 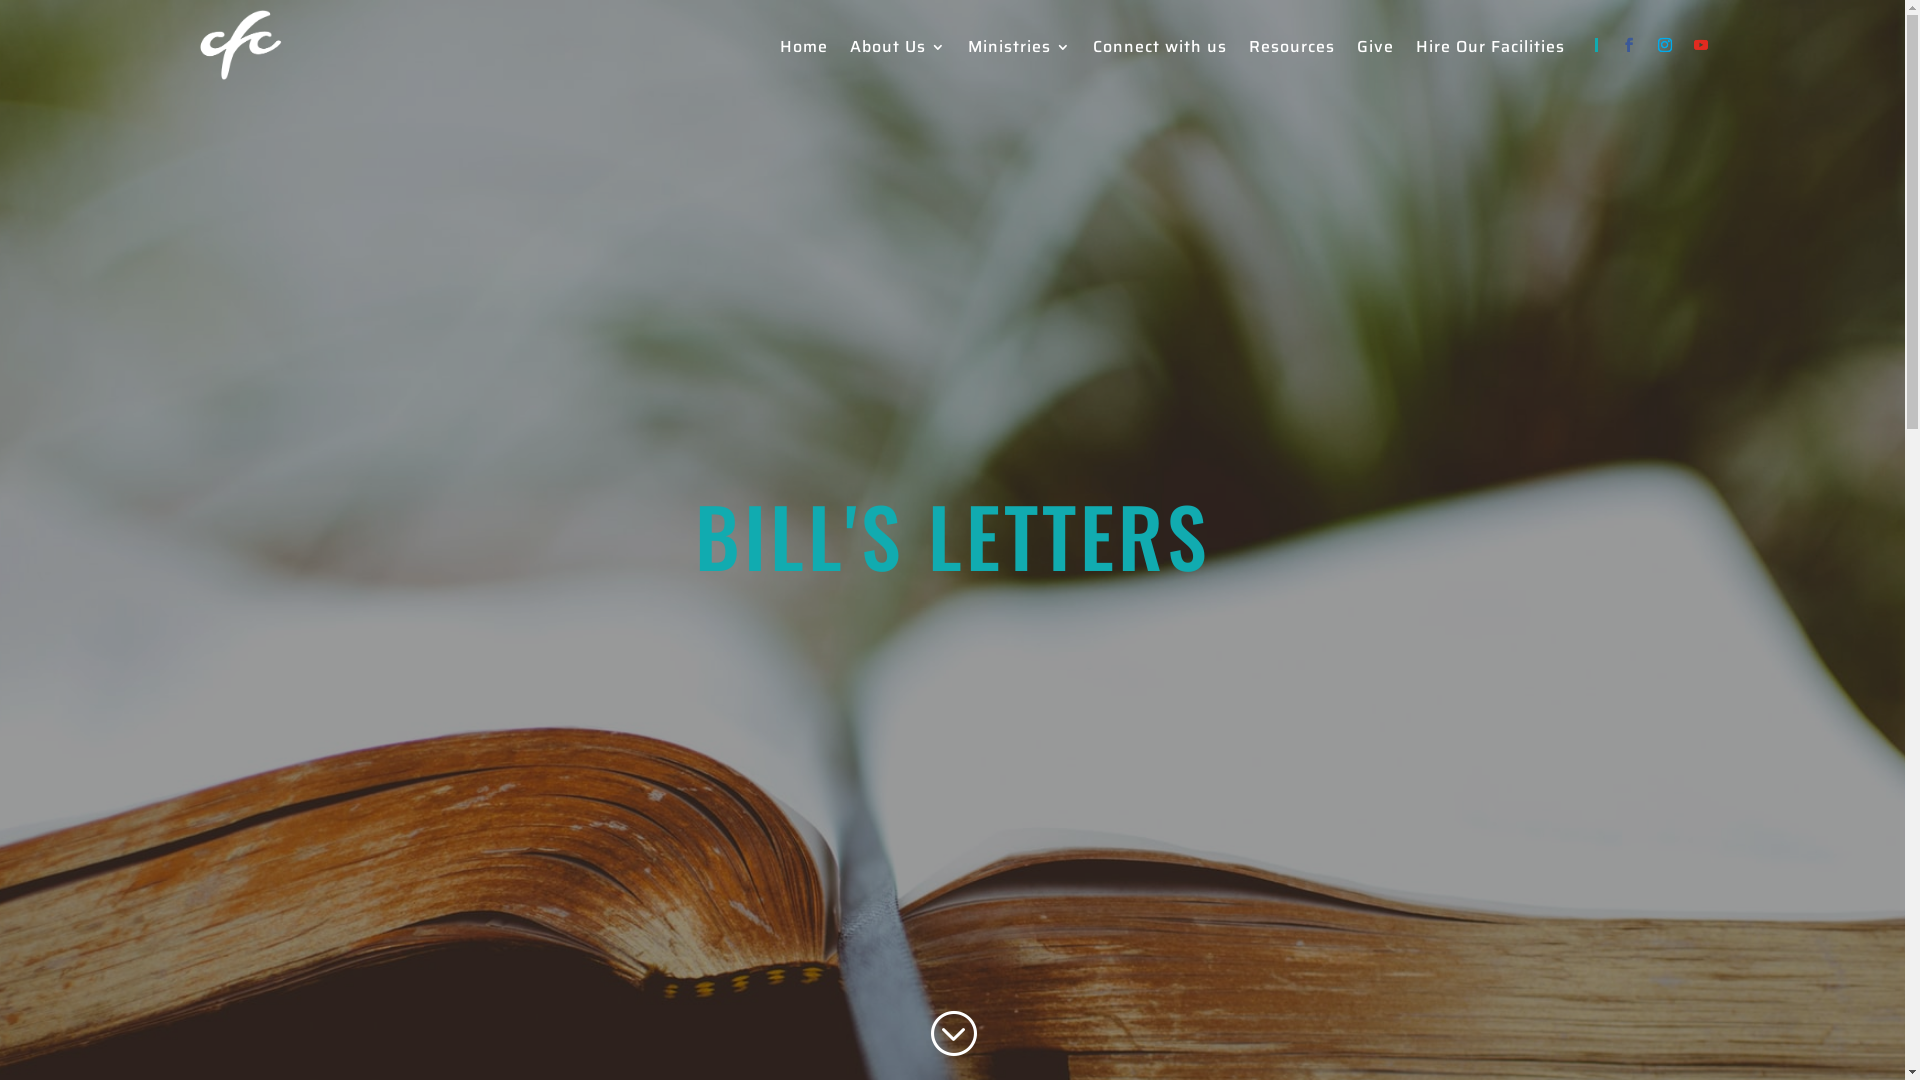 I want to click on 'Home', so click(x=804, y=49).